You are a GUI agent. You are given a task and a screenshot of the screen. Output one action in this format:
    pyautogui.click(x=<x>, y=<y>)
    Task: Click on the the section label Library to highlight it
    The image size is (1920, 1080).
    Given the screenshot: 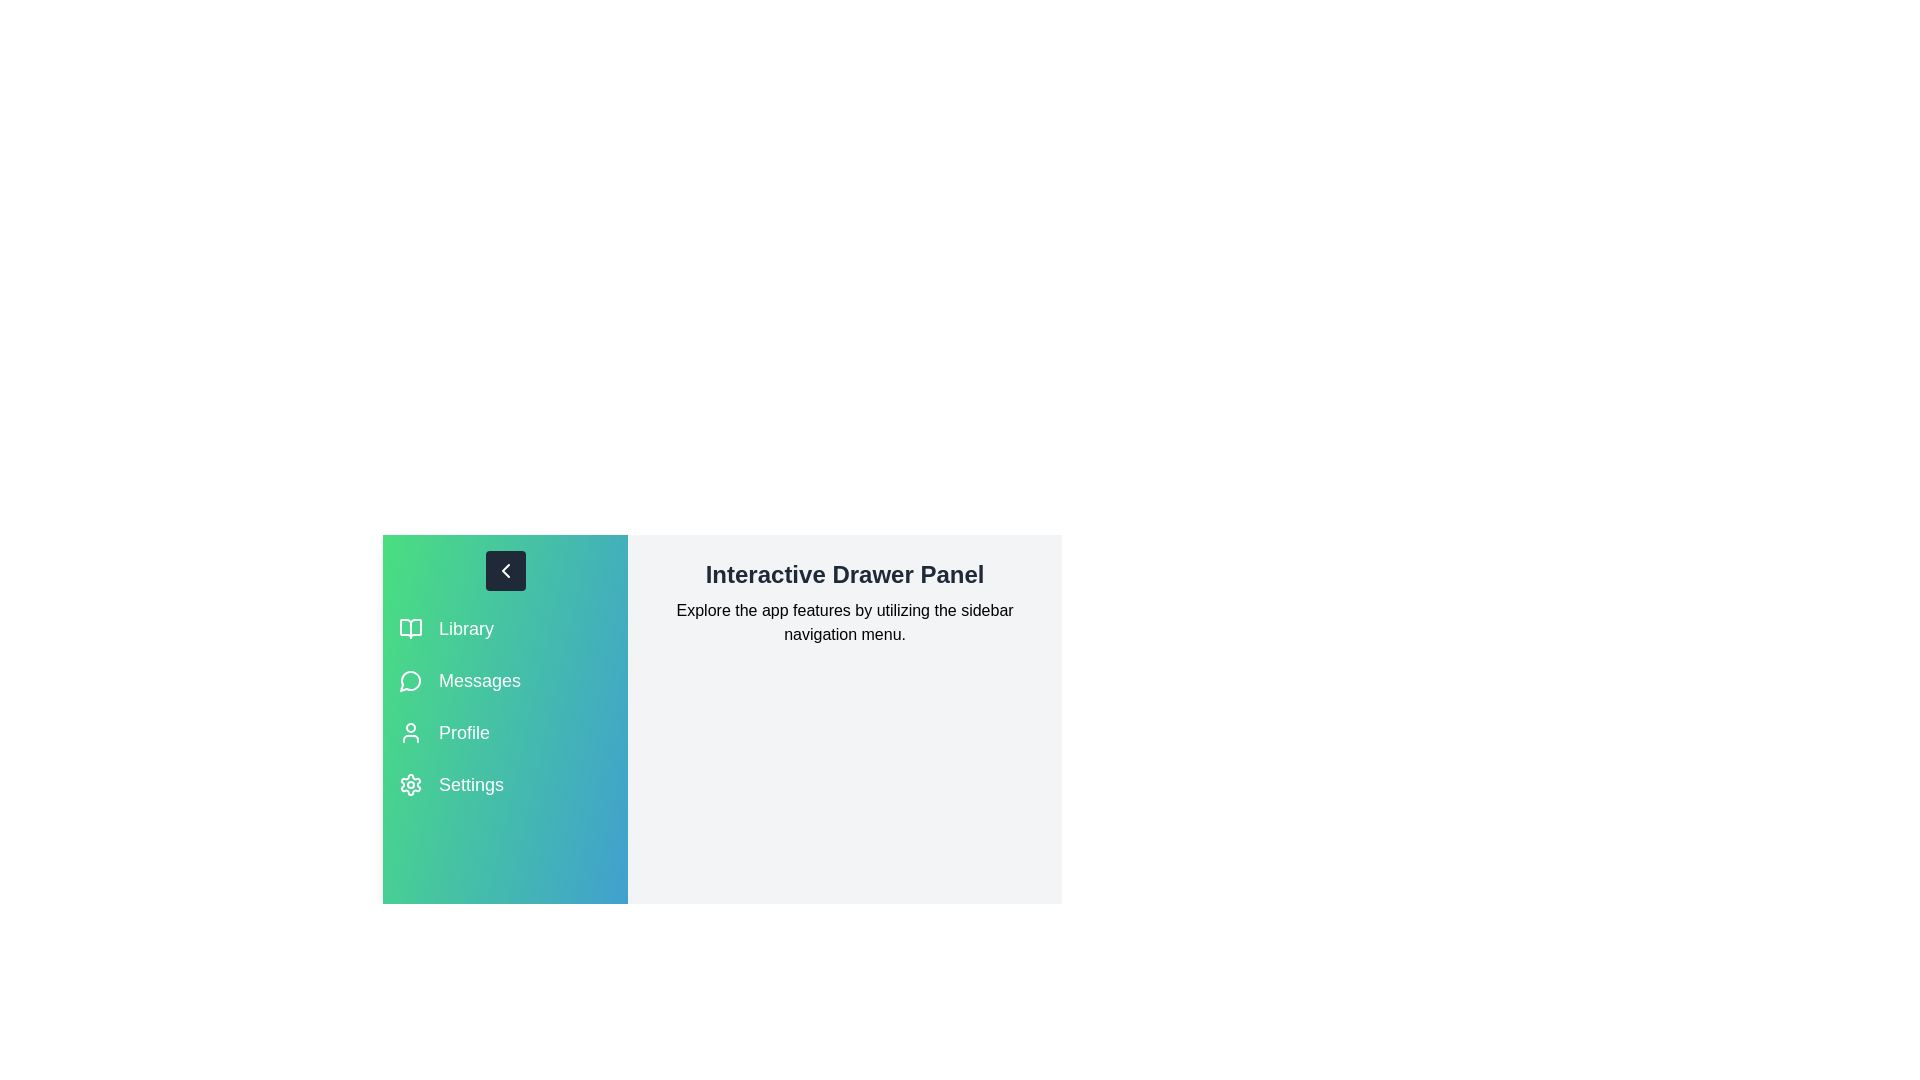 What is the action you would take?
    pyautogui.click(x=465, y=627)
    